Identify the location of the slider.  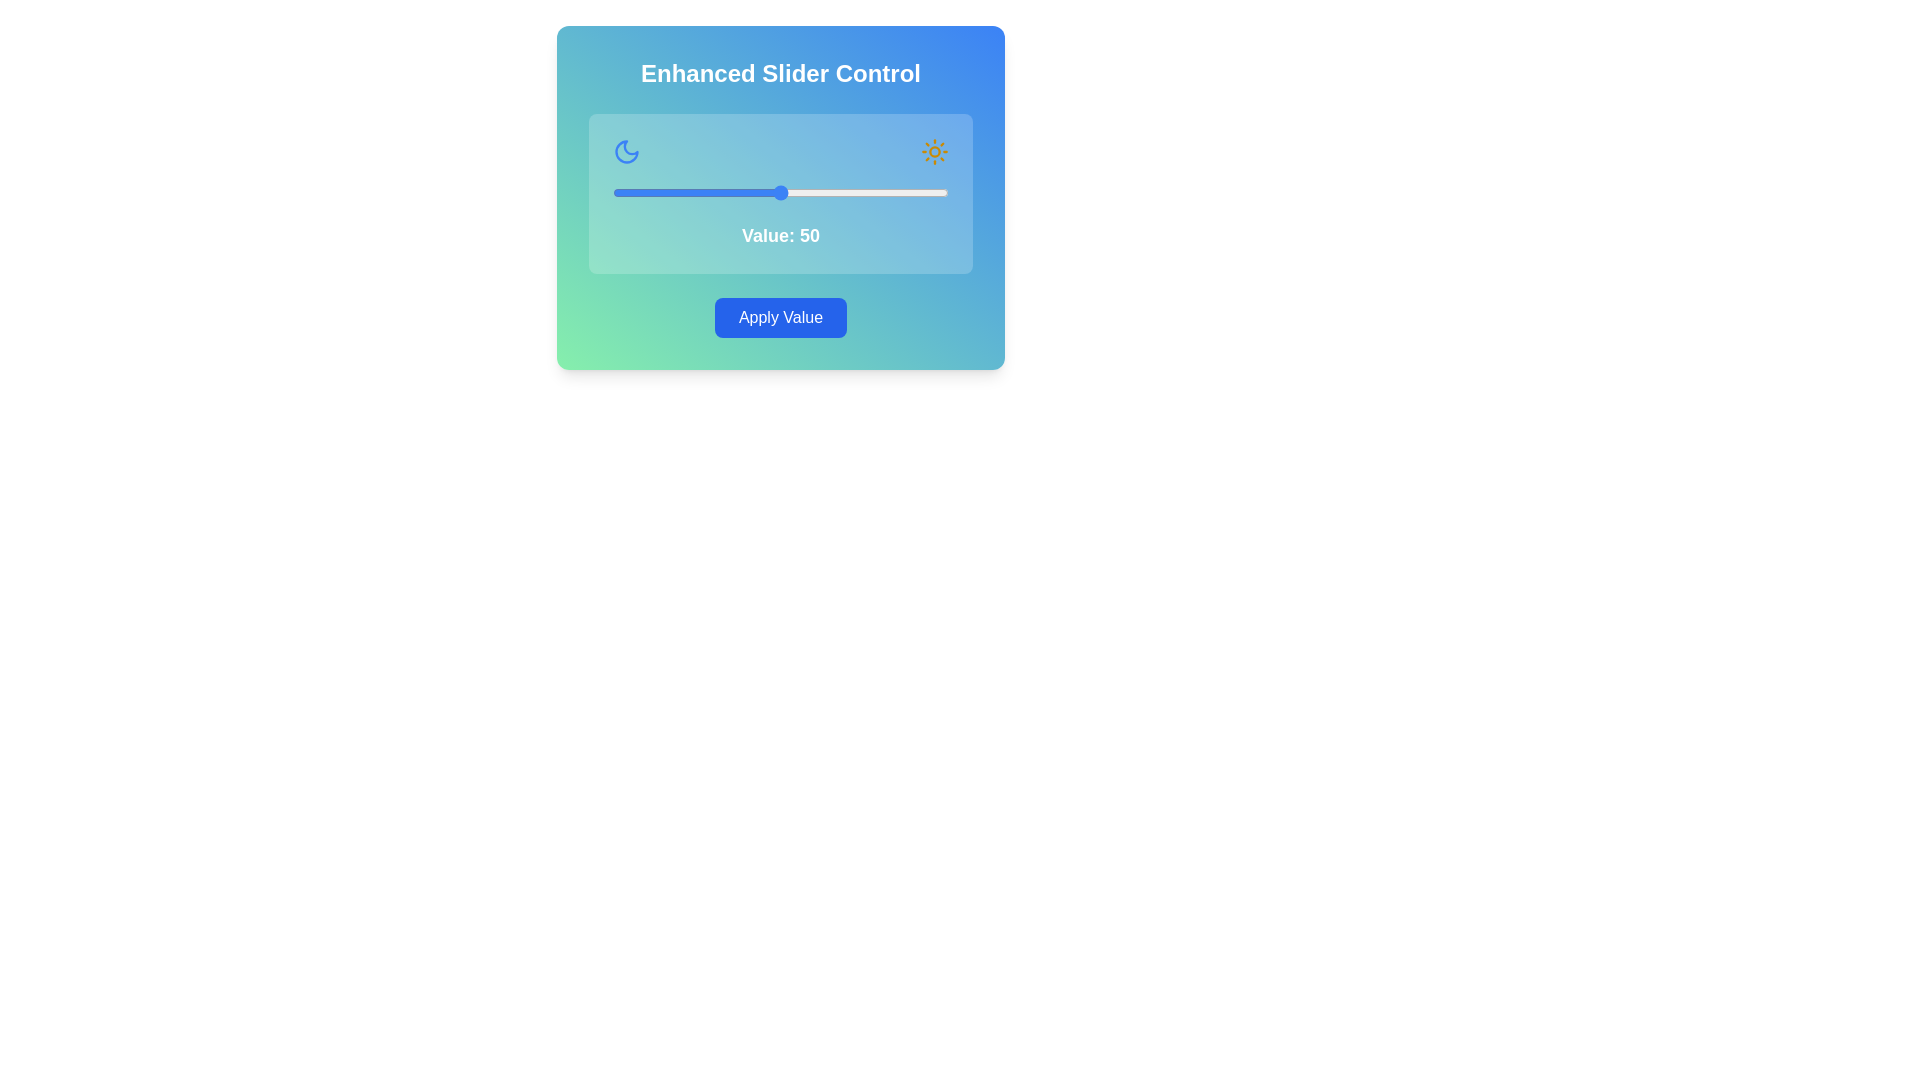
(844, 192).